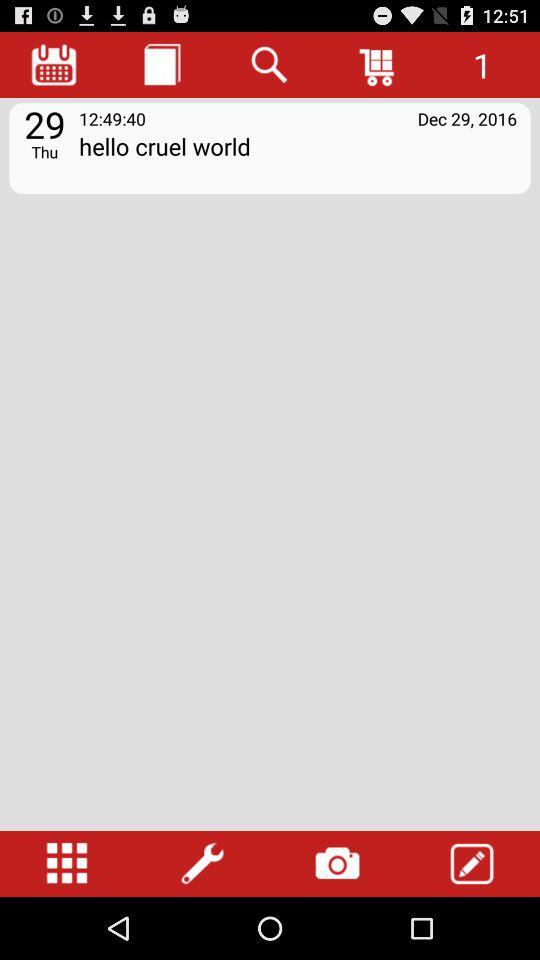 The height and width of the screenshot is (960, 540). Describe the element at coordinates (202, 863) in the screenshot. I see `settings` at that location.